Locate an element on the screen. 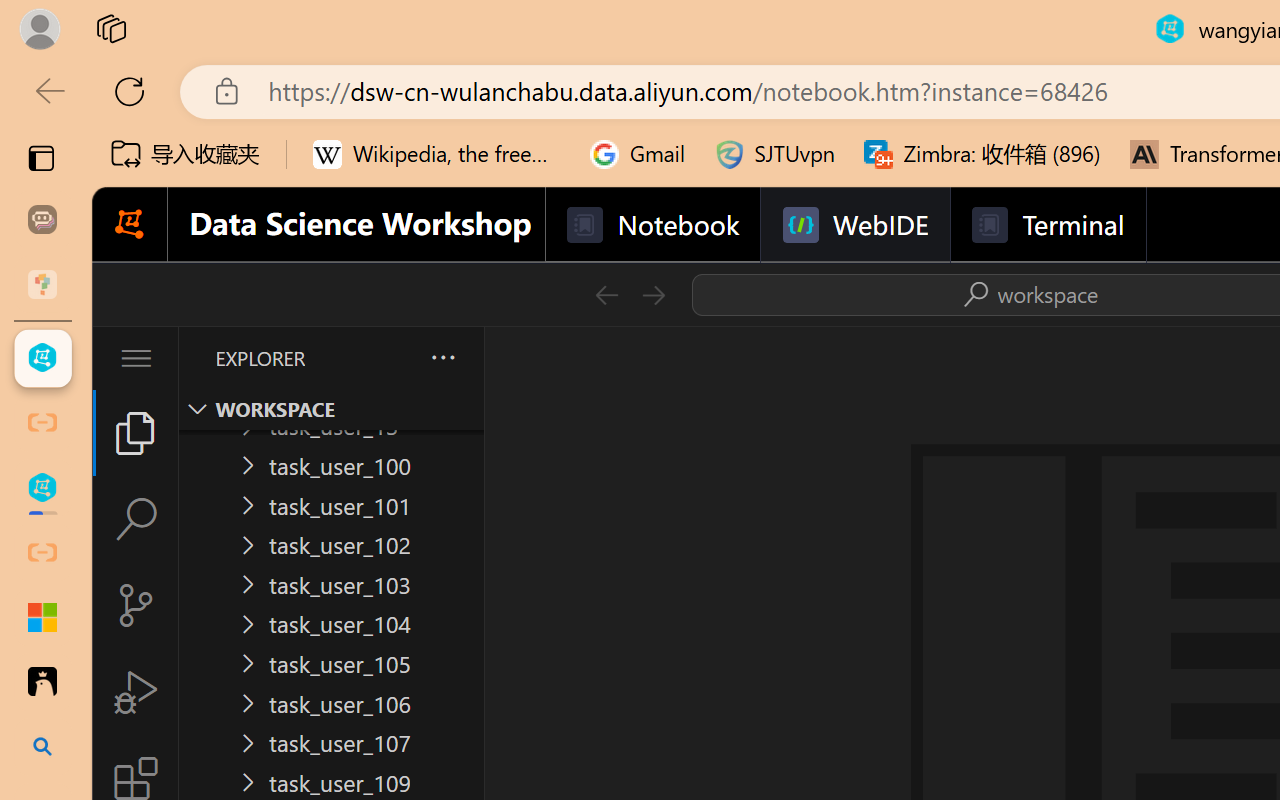 This screenshot has height=800, width=1280. 'Adjust indents and spacing - Microsoft Support' is located at coordinates (42, 617).